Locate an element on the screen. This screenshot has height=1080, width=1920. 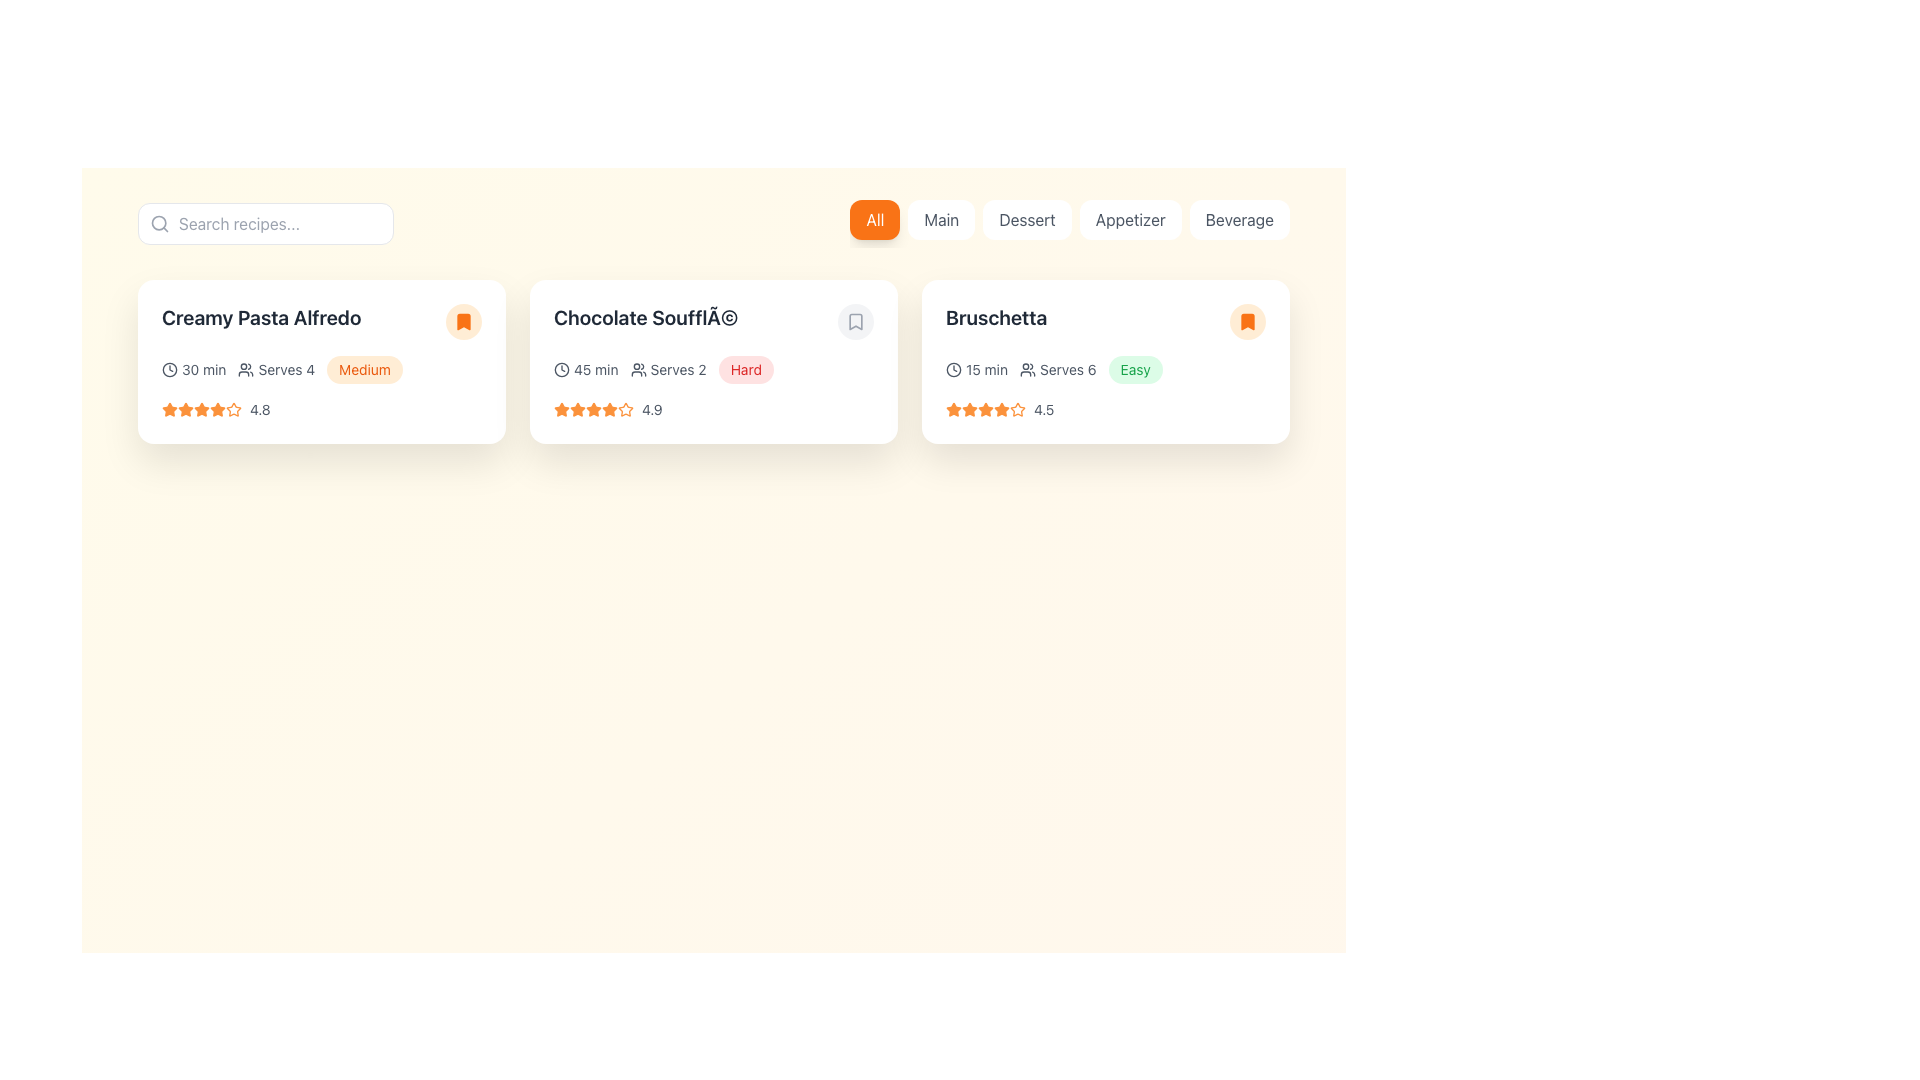
the orange bookmark icon shaped like a ribbon in the top right corner of the card titled 'Bruschetta' to bookmark or unbookmark the card is located at coordinates (1247, 320).